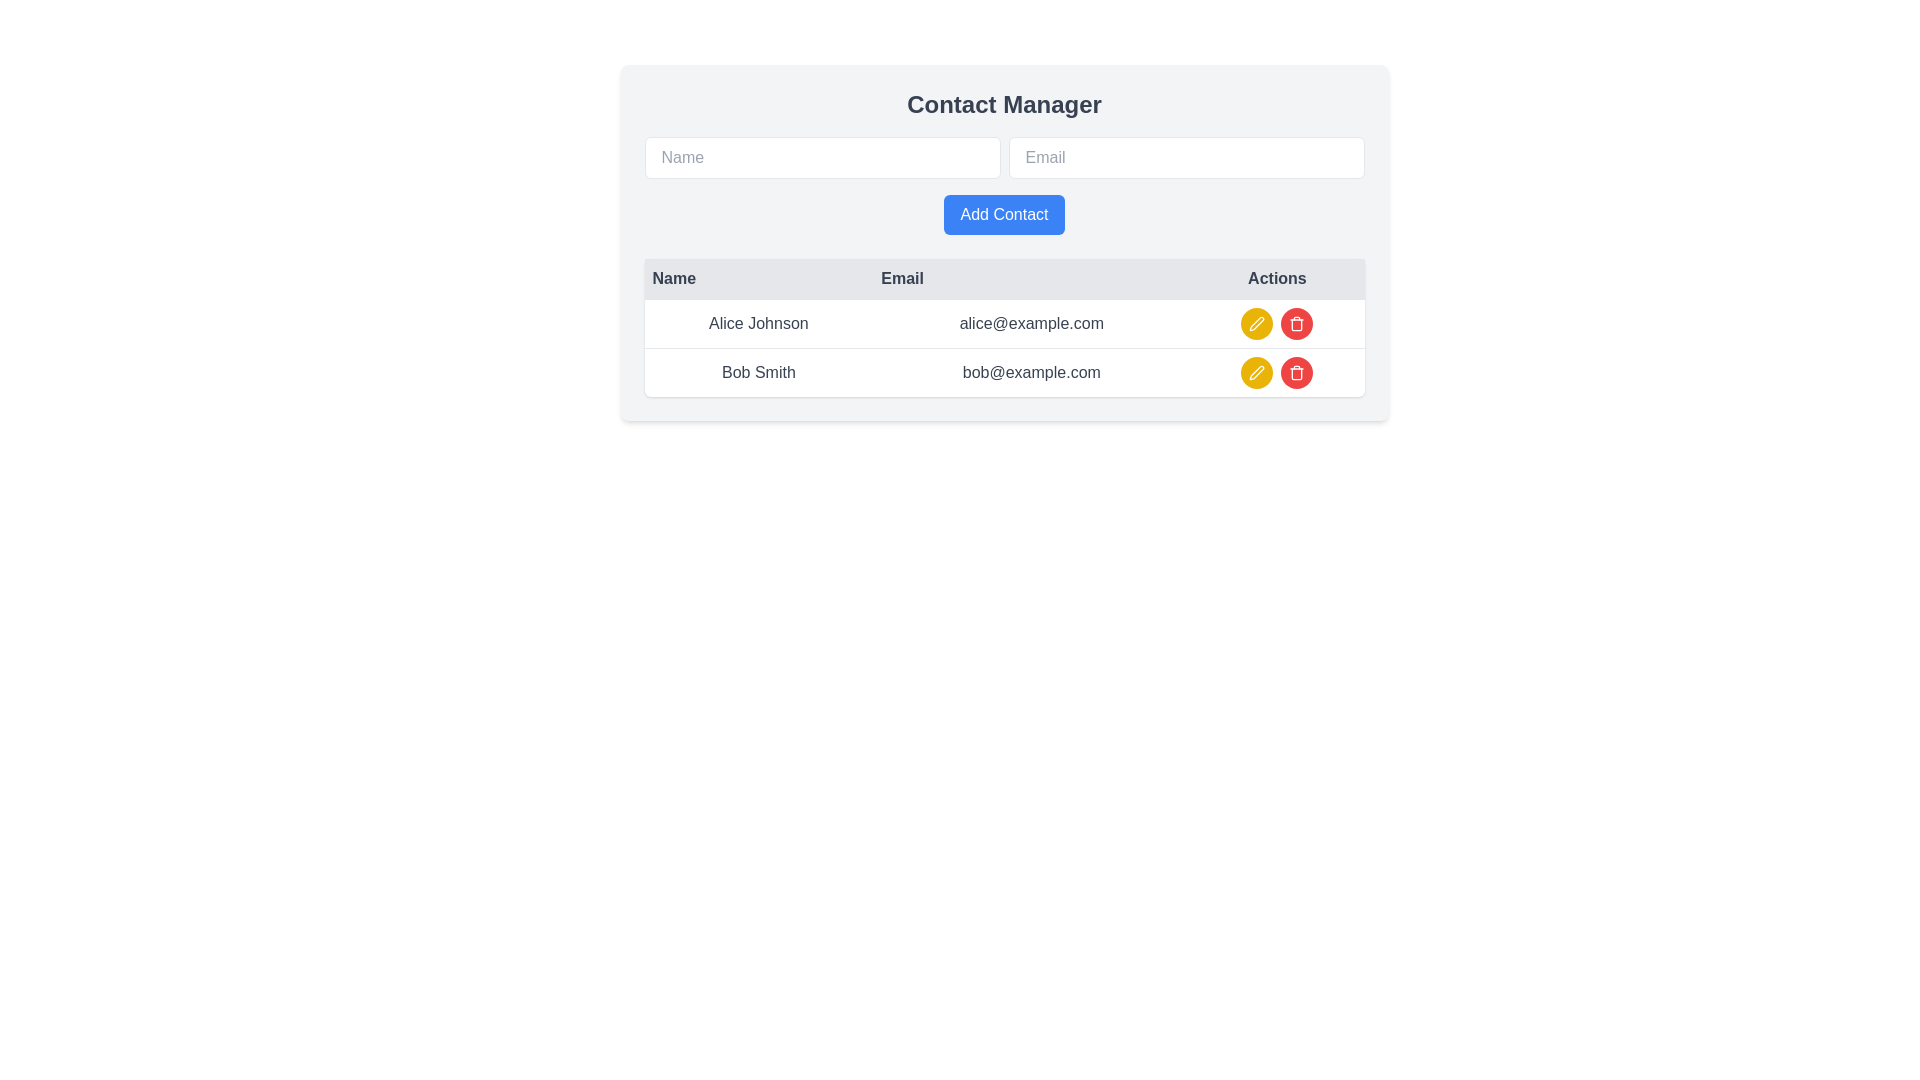 The height and width of the screenshot is (1080, 1920). What do you see at coordinates (1256, 373) in the screenshot?
I see `the yellow pen icon located within the round button in the 'Actions' column, adjacent to Bob Smith's row` at bounding box center [1256, 373].